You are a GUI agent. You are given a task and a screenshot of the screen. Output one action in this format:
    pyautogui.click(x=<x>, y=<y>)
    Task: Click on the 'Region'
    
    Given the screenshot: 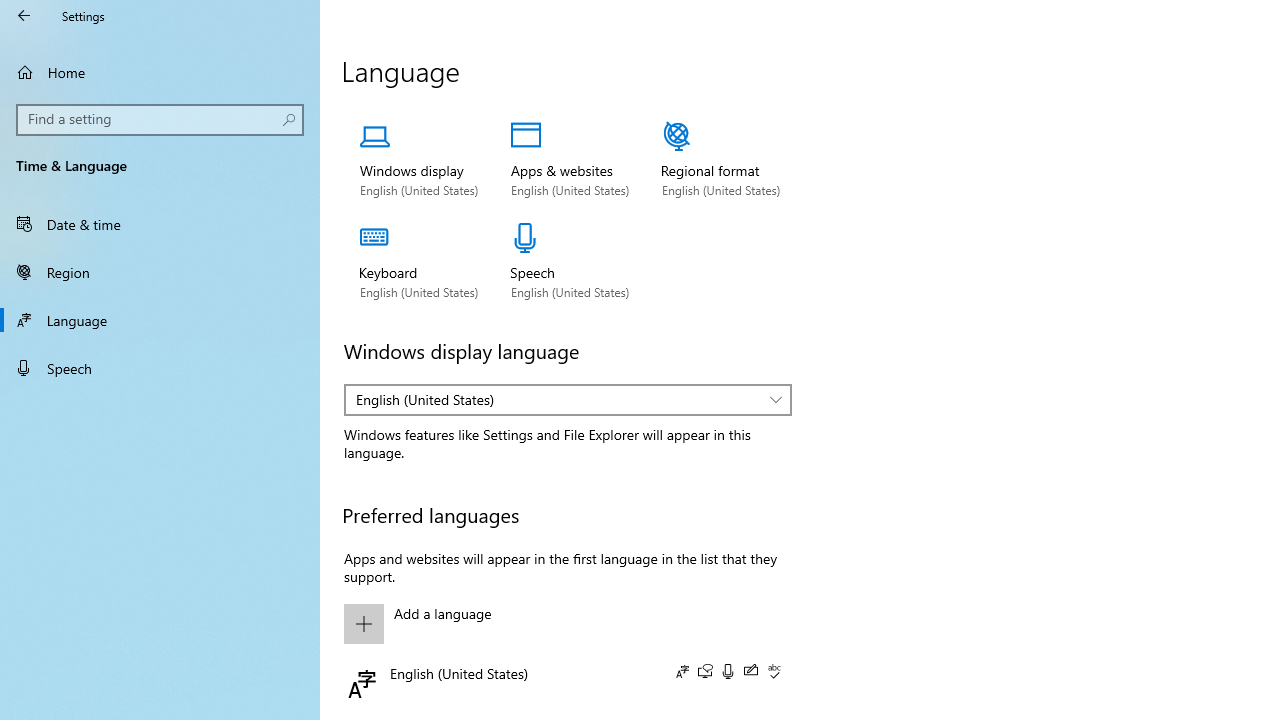 What is the action you would take?
    pyautogui.click(x=160, y=271)
    